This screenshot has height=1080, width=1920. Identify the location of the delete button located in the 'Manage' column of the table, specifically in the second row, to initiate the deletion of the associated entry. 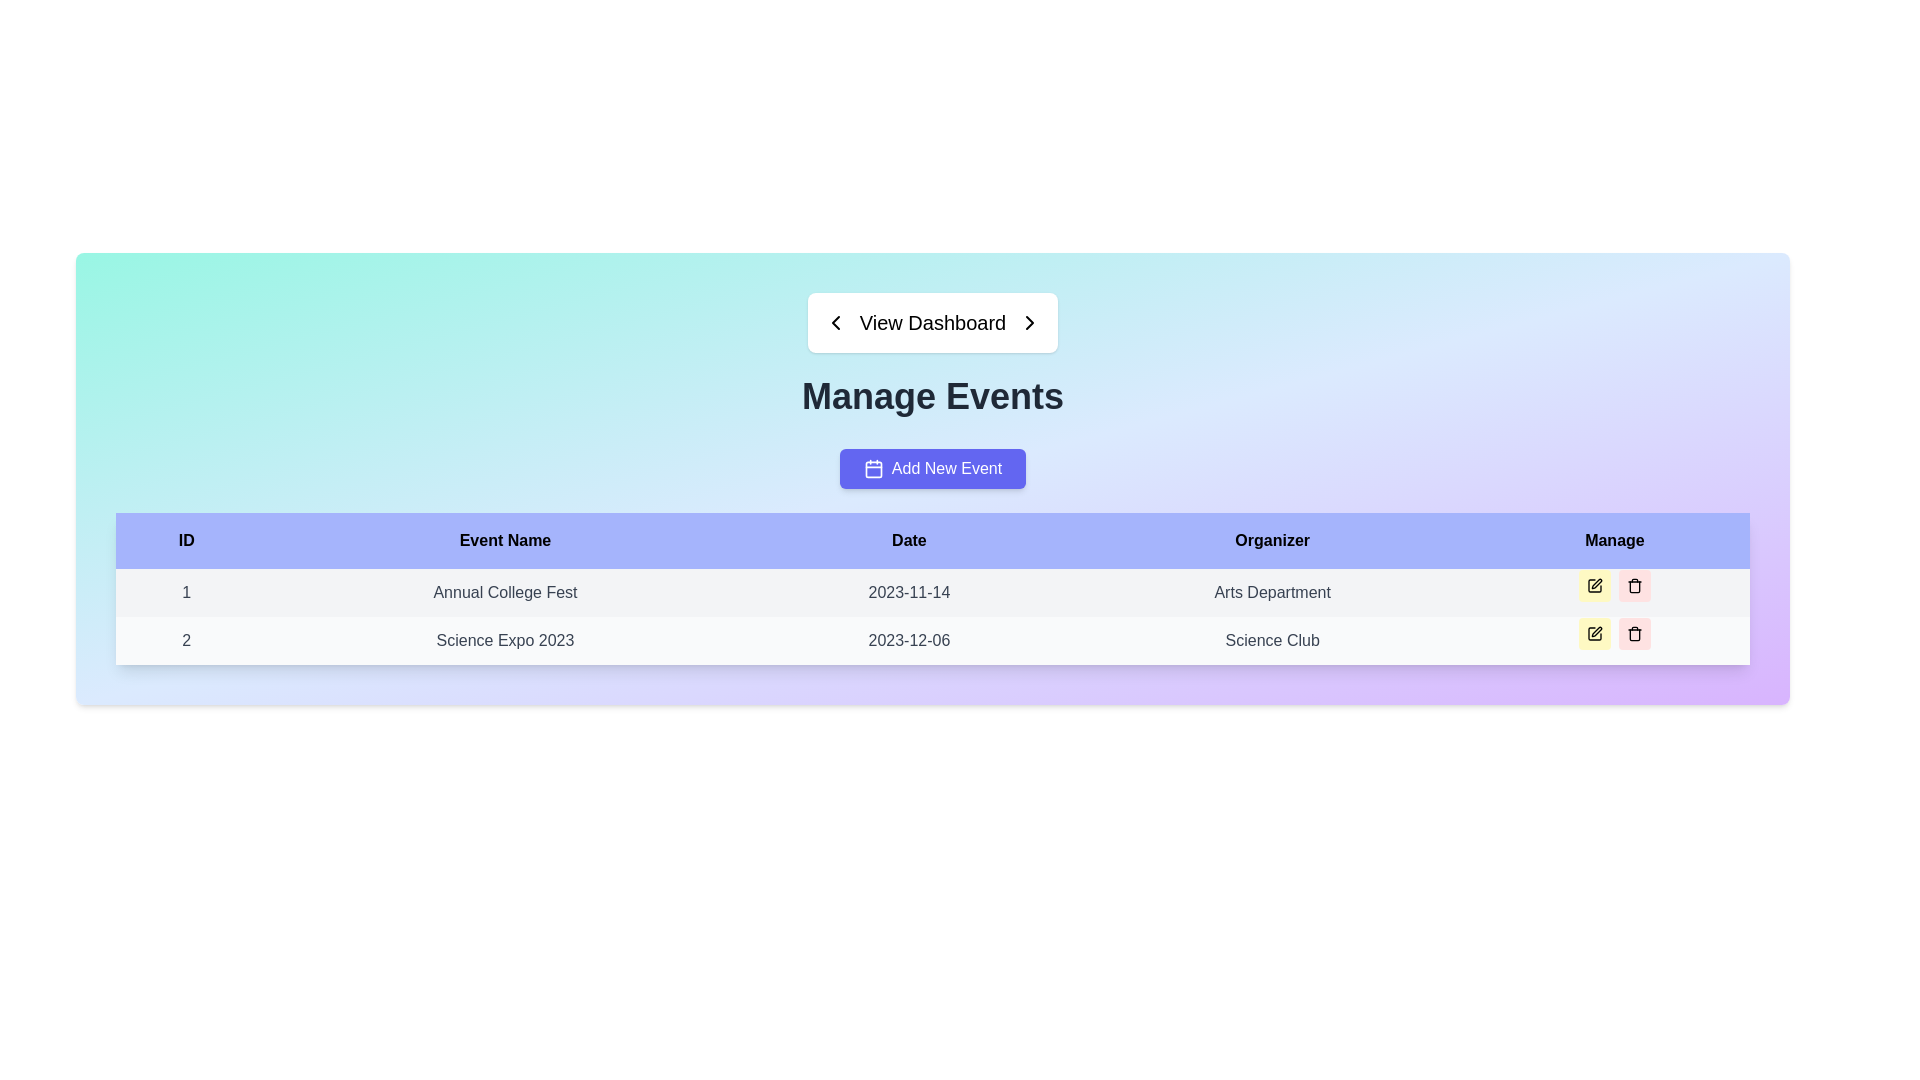
(1634, 586).